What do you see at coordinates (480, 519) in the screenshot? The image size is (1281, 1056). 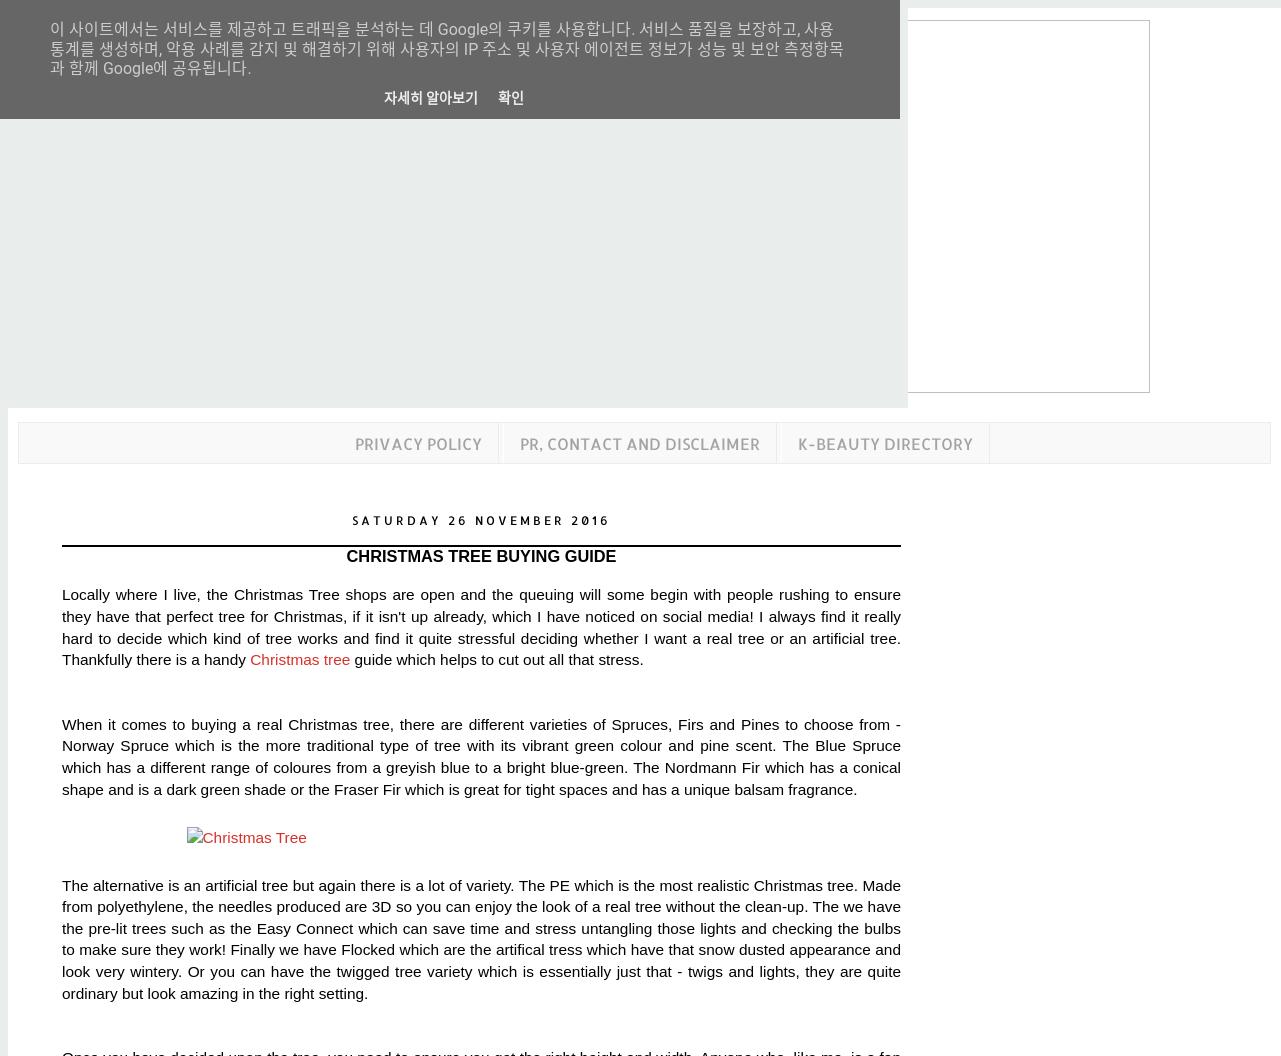 I see `'Saturday 26 November 2016'` at bounding box center [480, 519].